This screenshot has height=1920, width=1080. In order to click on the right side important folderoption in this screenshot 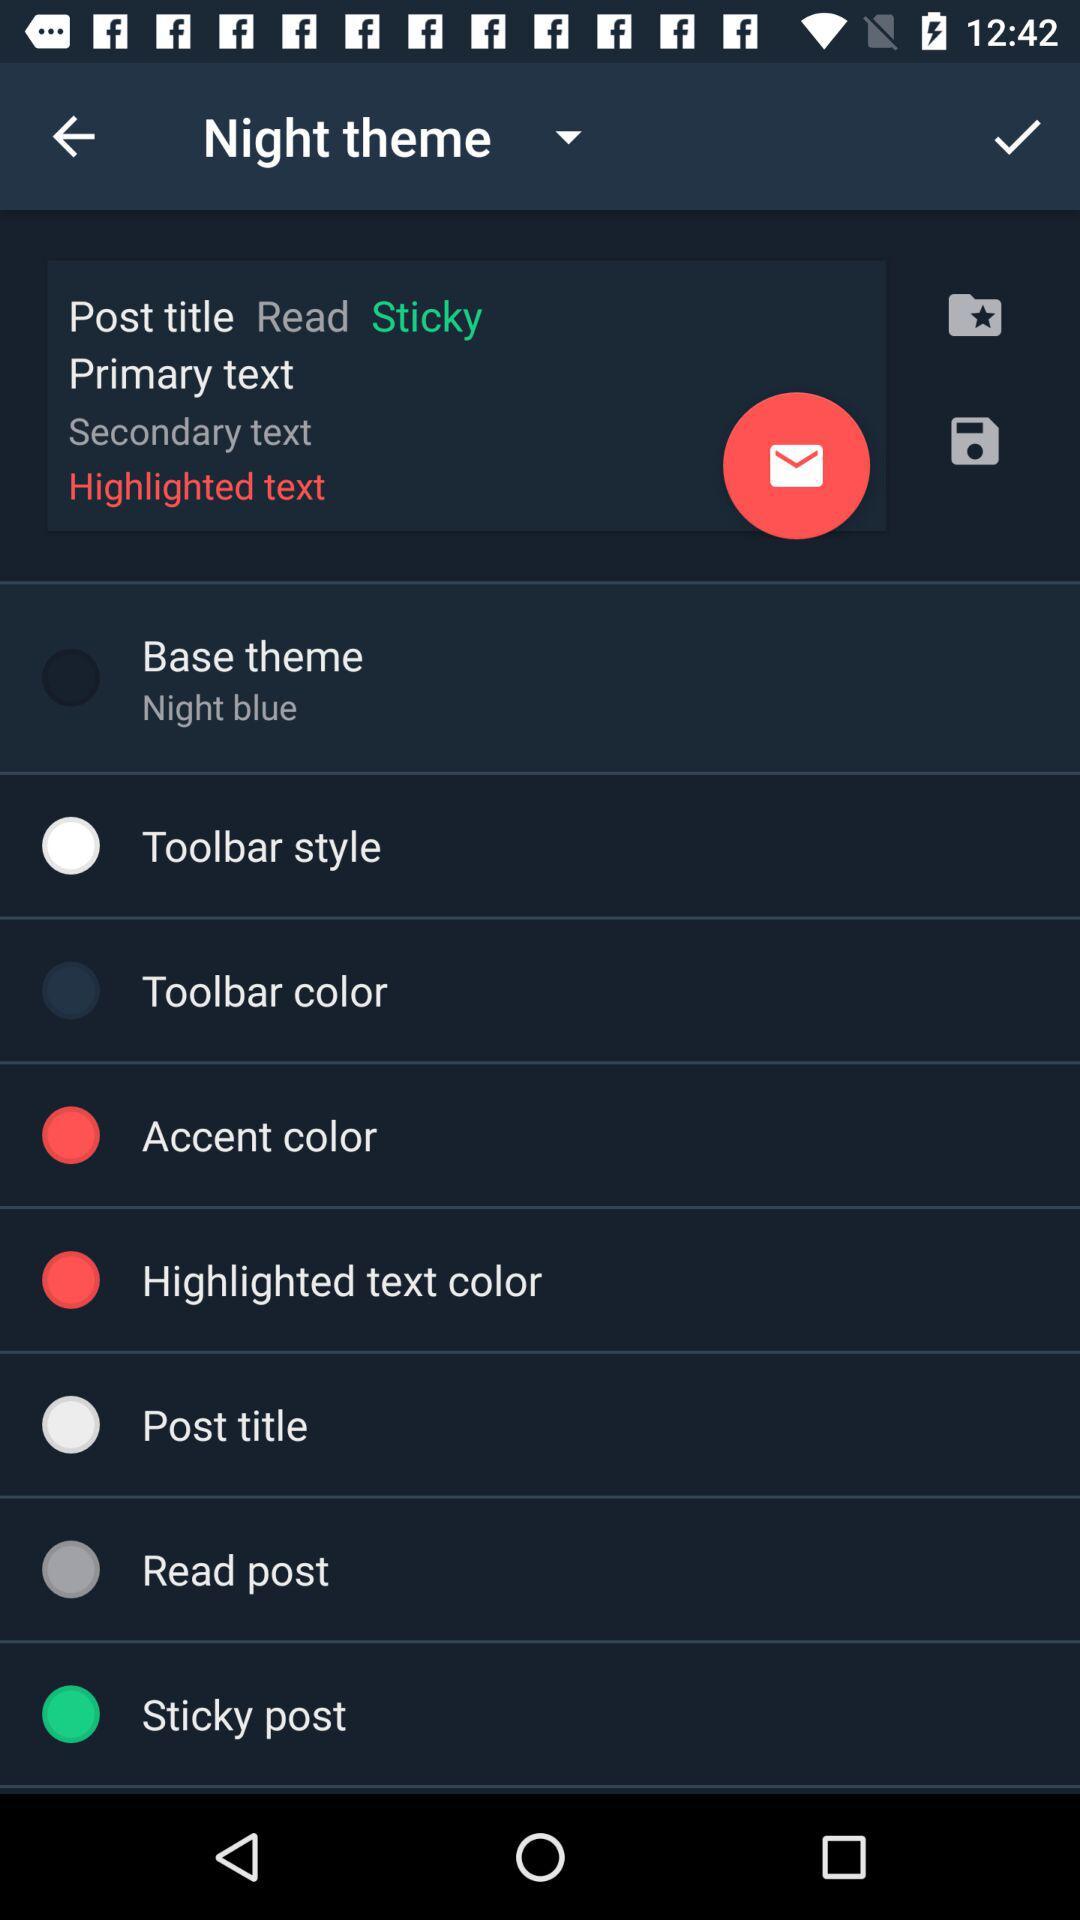, I will do `click(974, 314)`.